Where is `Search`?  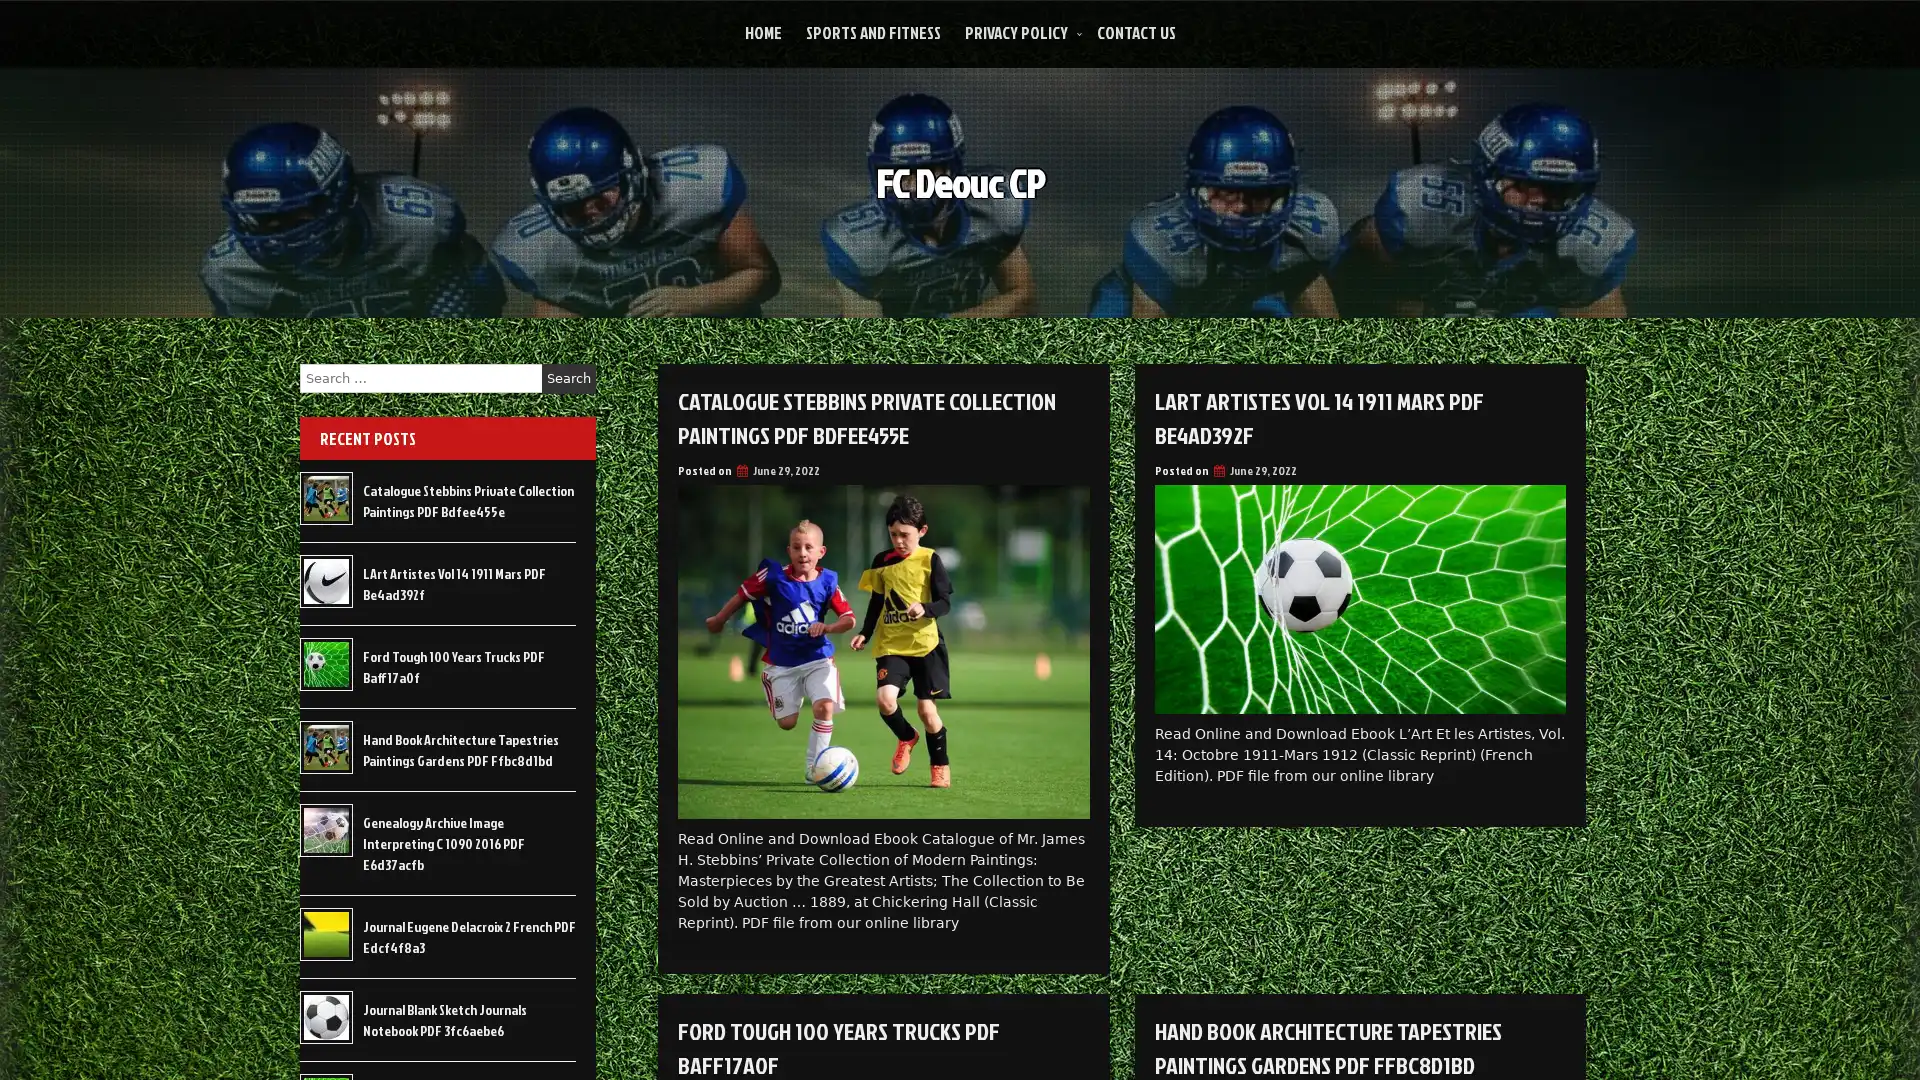 Search is located at coordinates (568, 378).